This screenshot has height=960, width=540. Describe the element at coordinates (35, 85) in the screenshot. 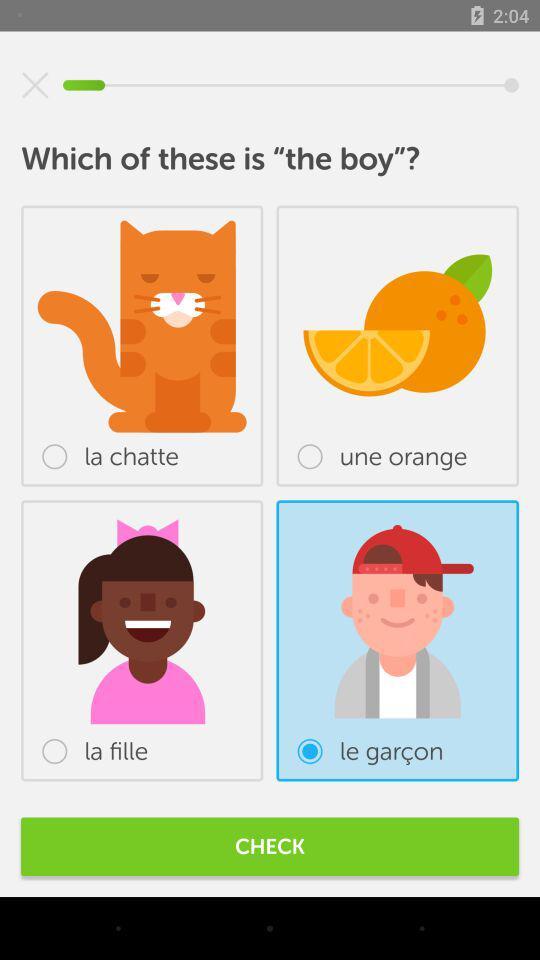

I see `item above which of these item` at that location.